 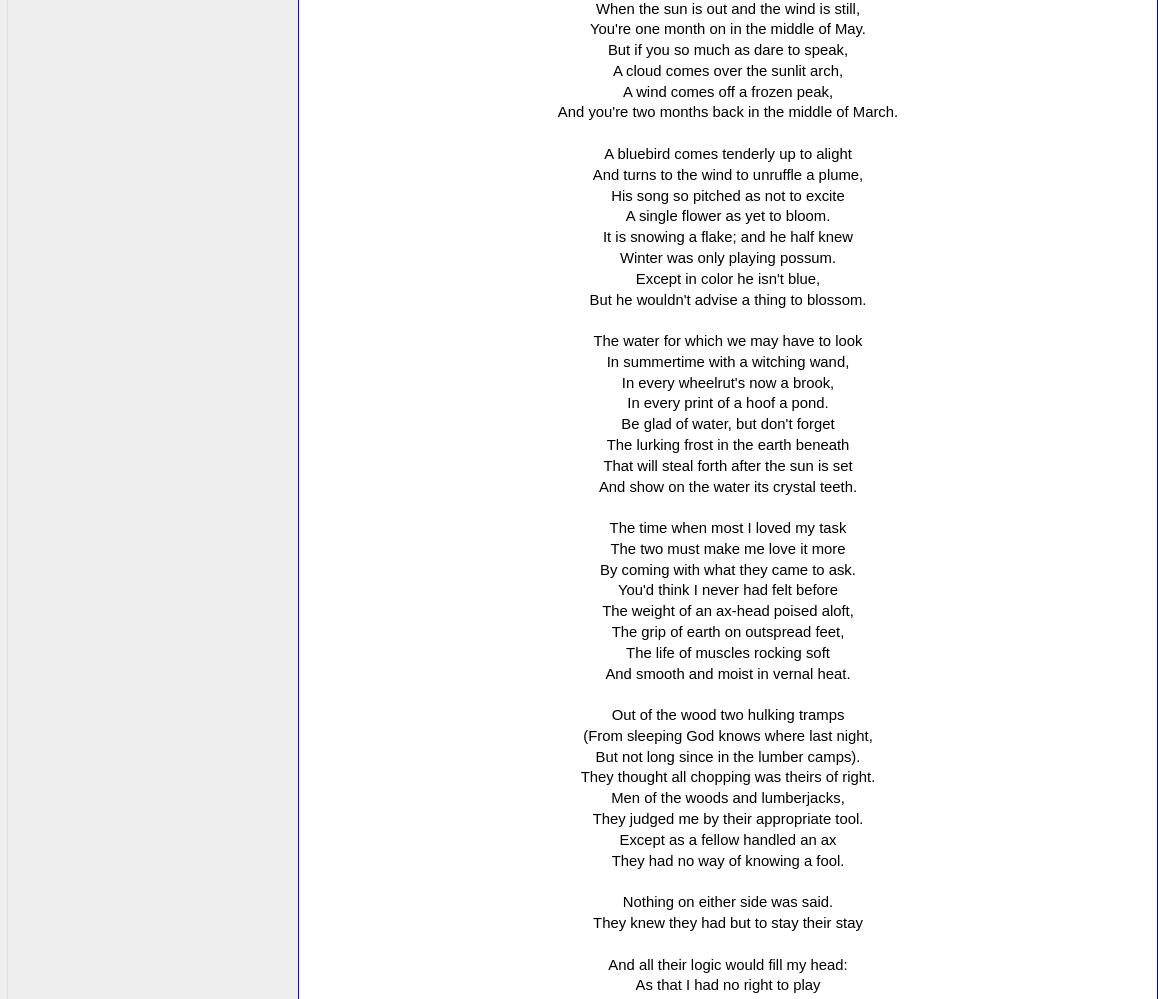 I want to click on 'In every print of a hoof a pond.', so click(x=726, y=401).